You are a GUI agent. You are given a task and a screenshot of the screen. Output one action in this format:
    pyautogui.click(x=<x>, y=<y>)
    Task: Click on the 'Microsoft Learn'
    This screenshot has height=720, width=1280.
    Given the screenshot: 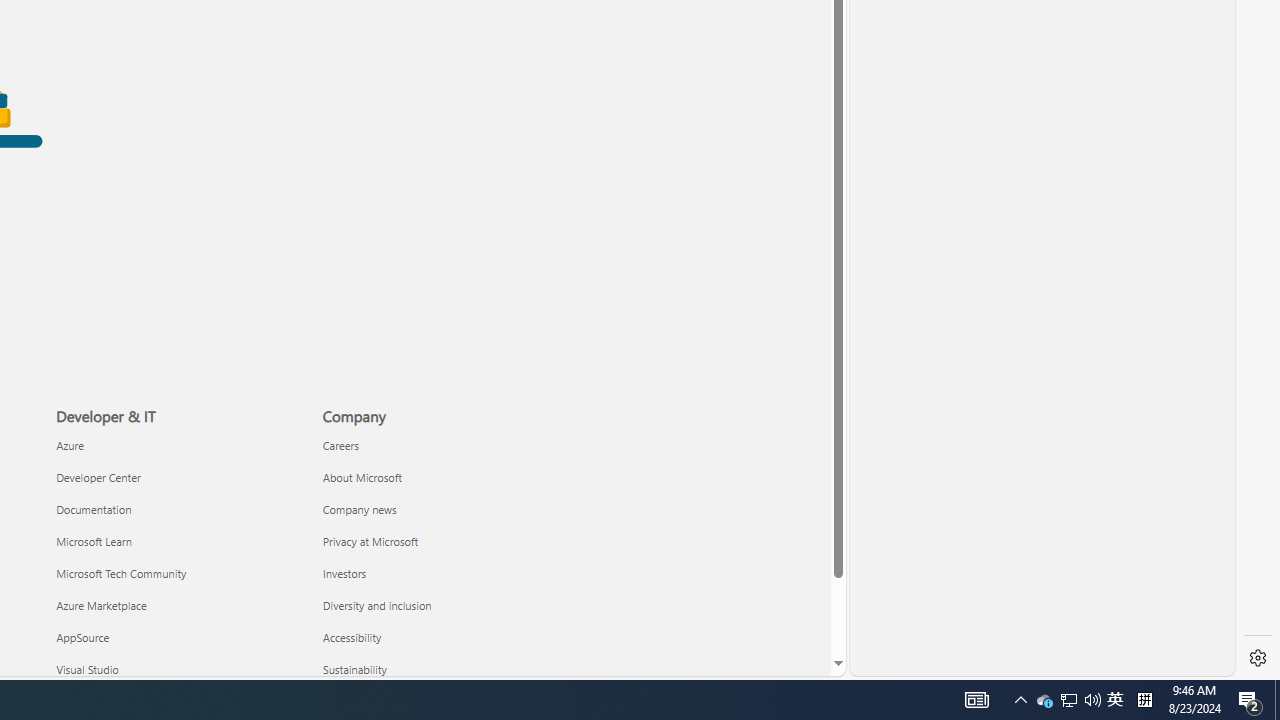 What is the action you would take?
    pyautogui.click(x=177, y=541)
    